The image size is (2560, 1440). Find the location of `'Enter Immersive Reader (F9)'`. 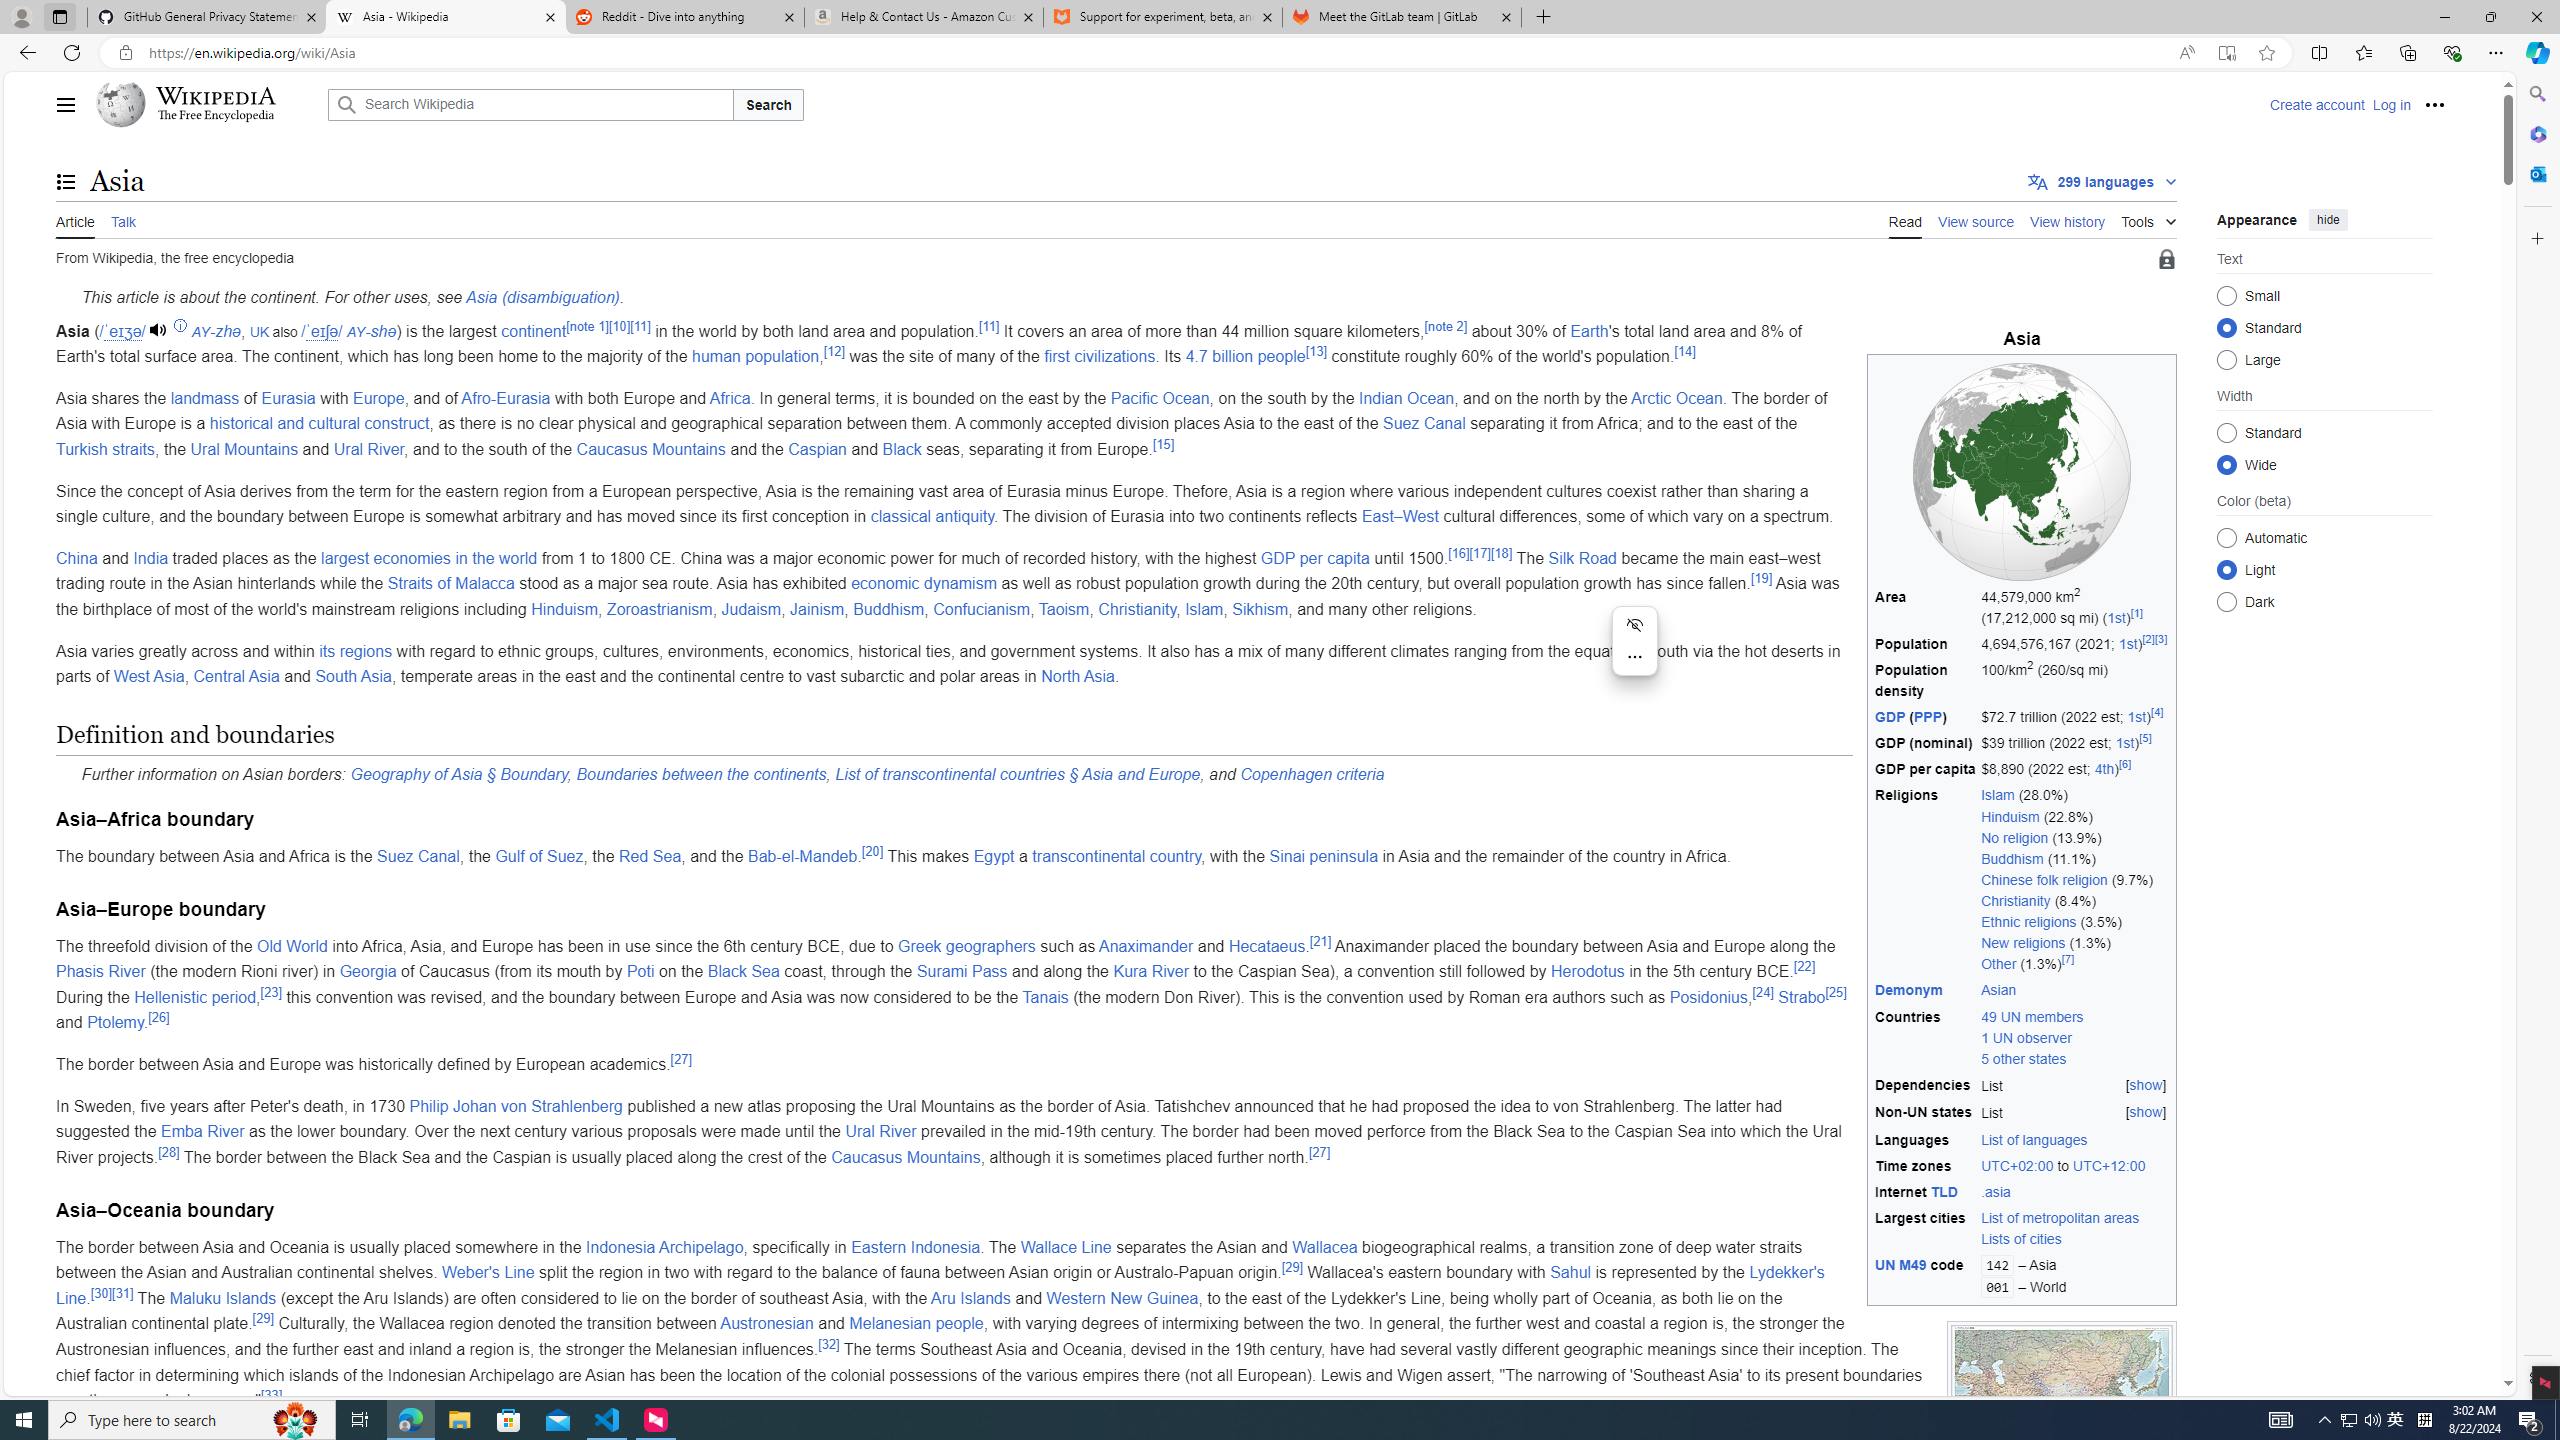

'Enter Immersive Reader (F9)' is located at coordinates (2226, 53).